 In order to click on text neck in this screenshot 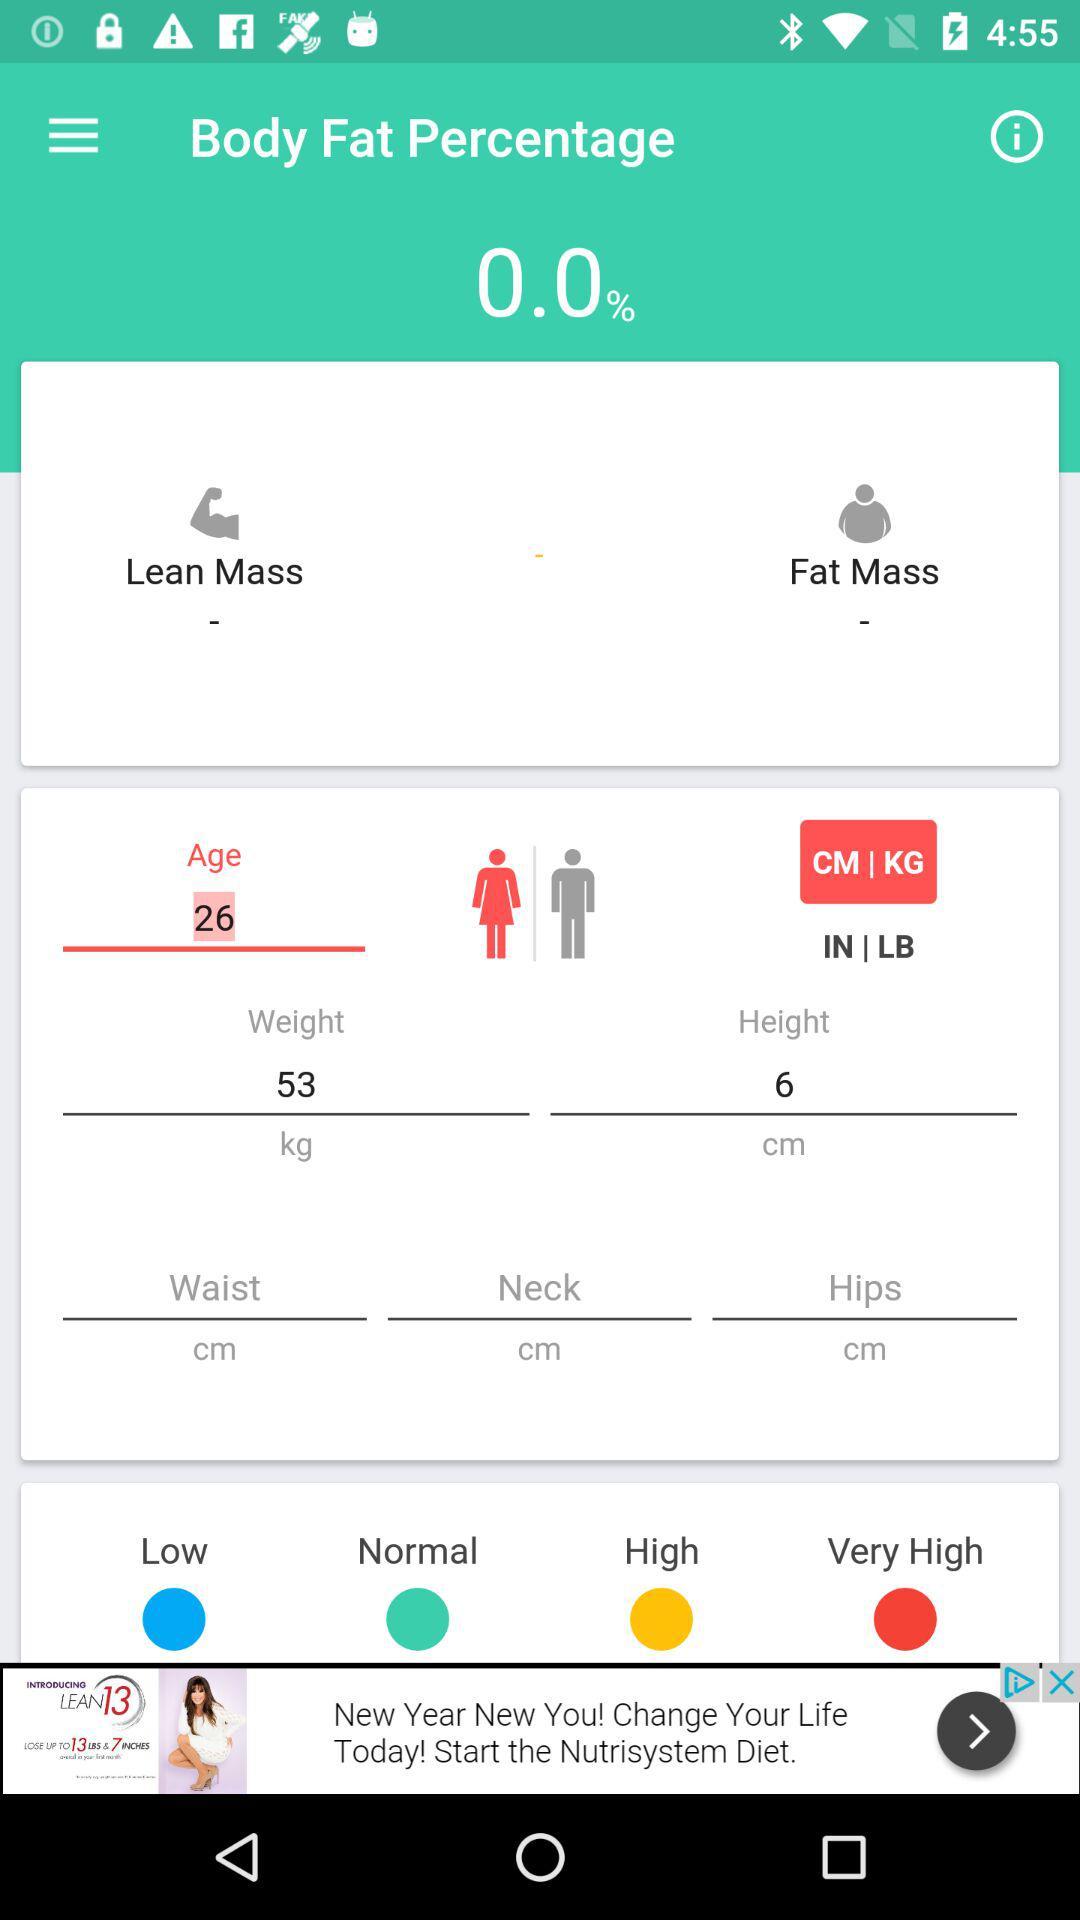, I will do `click(538, 1289)`.